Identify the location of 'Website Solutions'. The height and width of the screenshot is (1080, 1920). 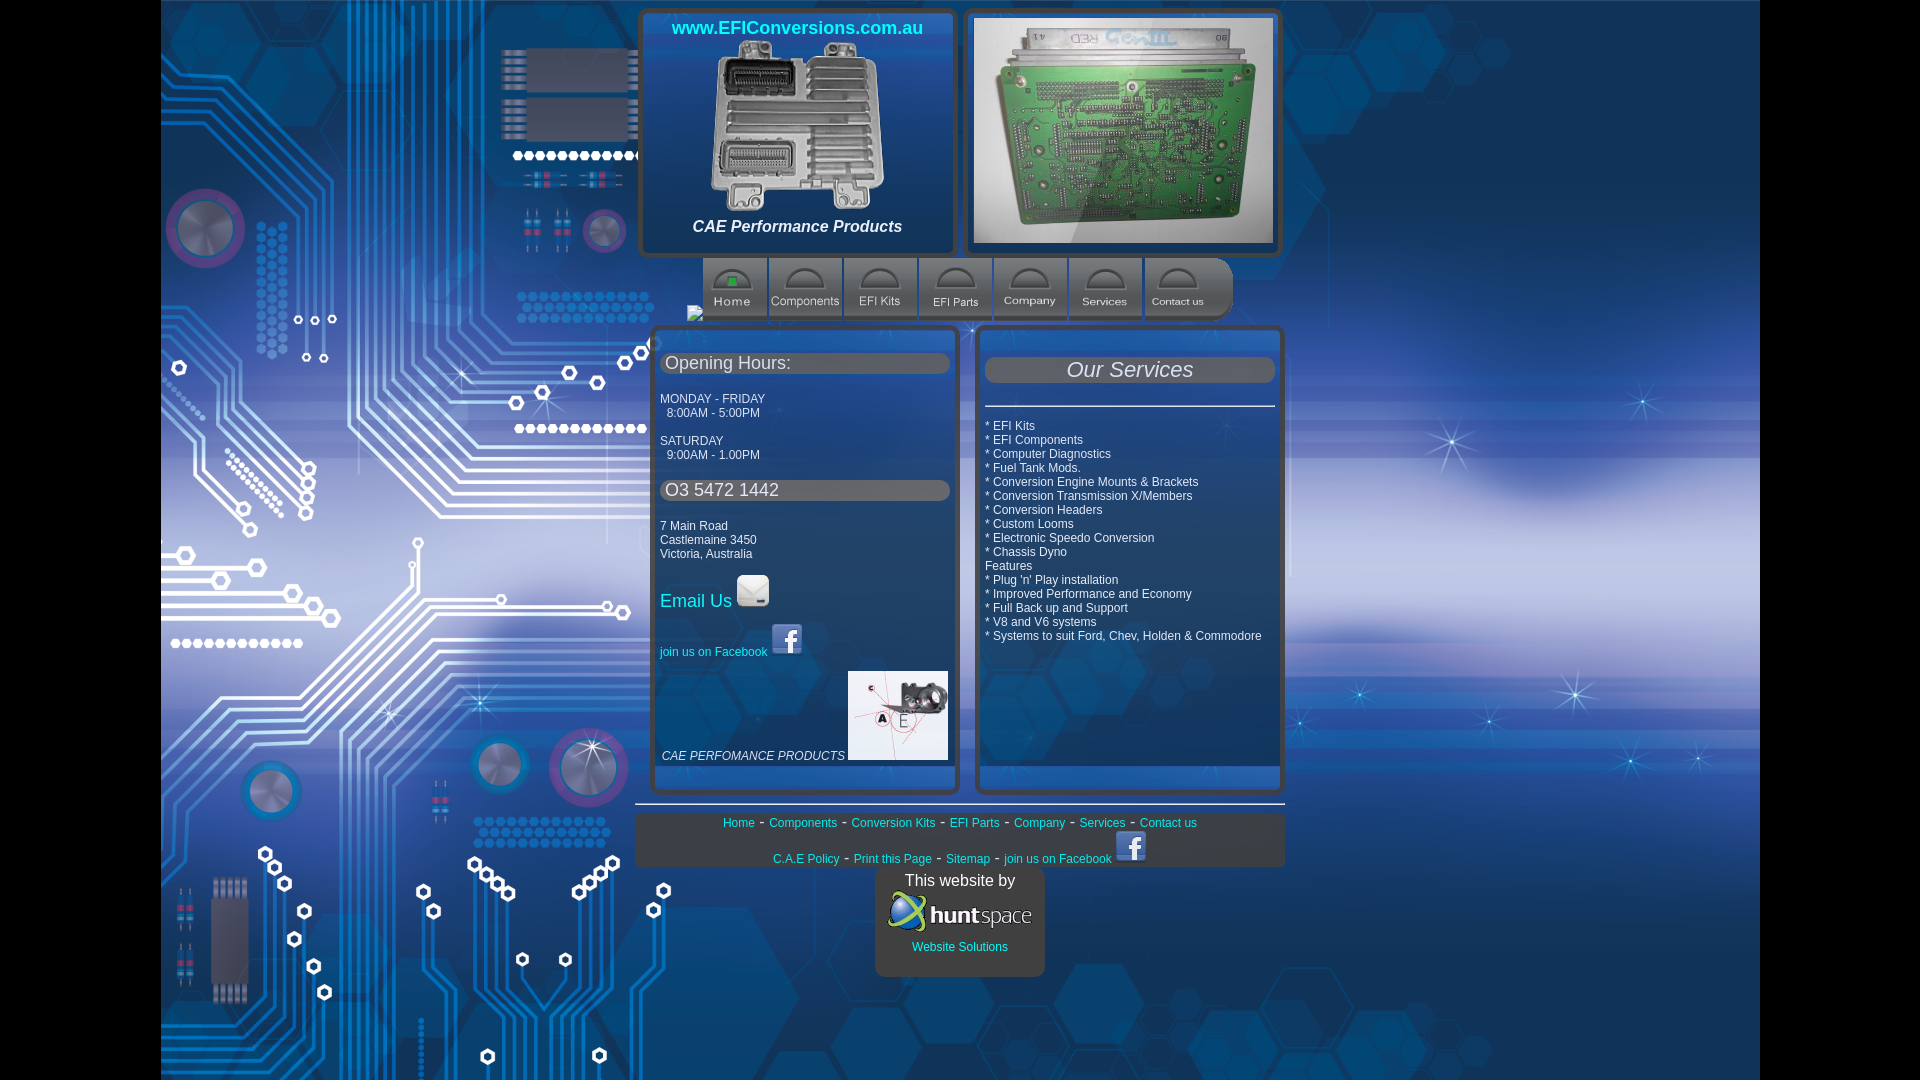
(960, 937).